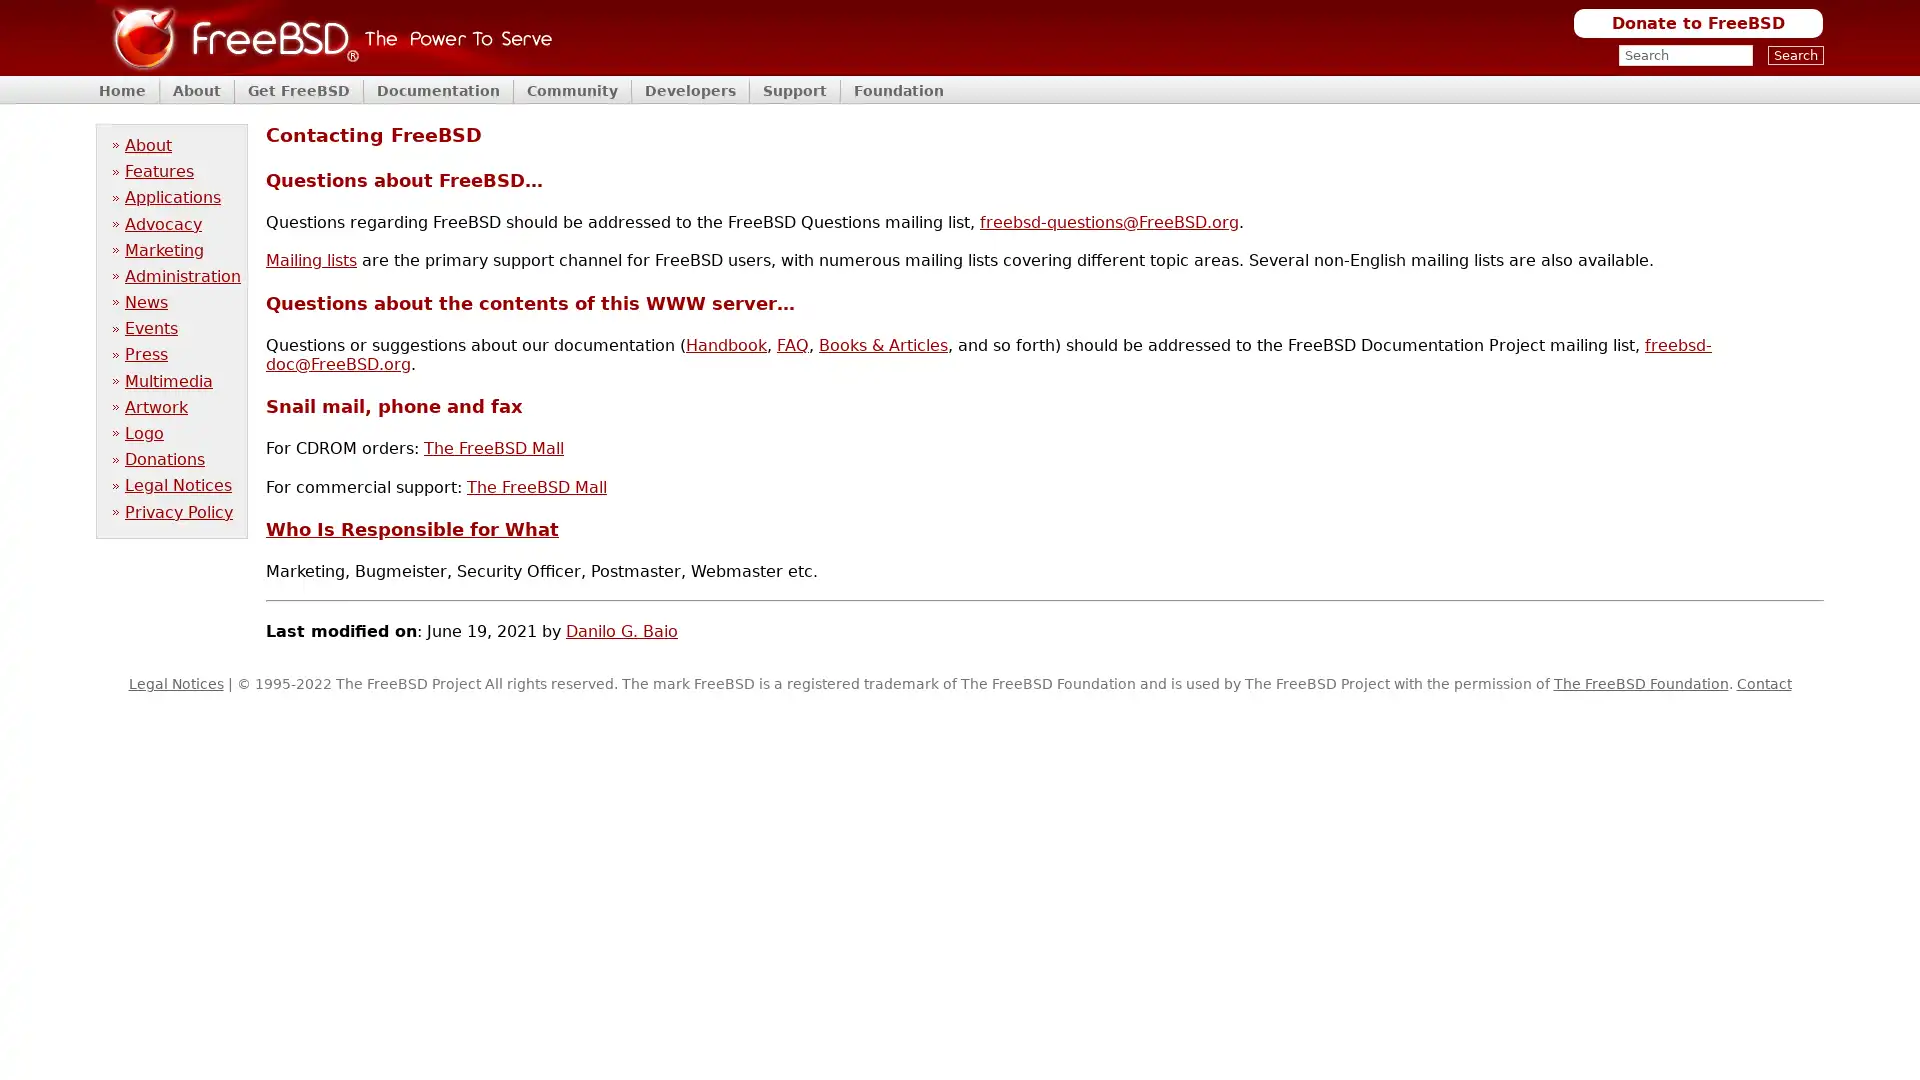 The width and height of the screenshot is (1920, 1080). I want to click on Search, so click(1795, 54).